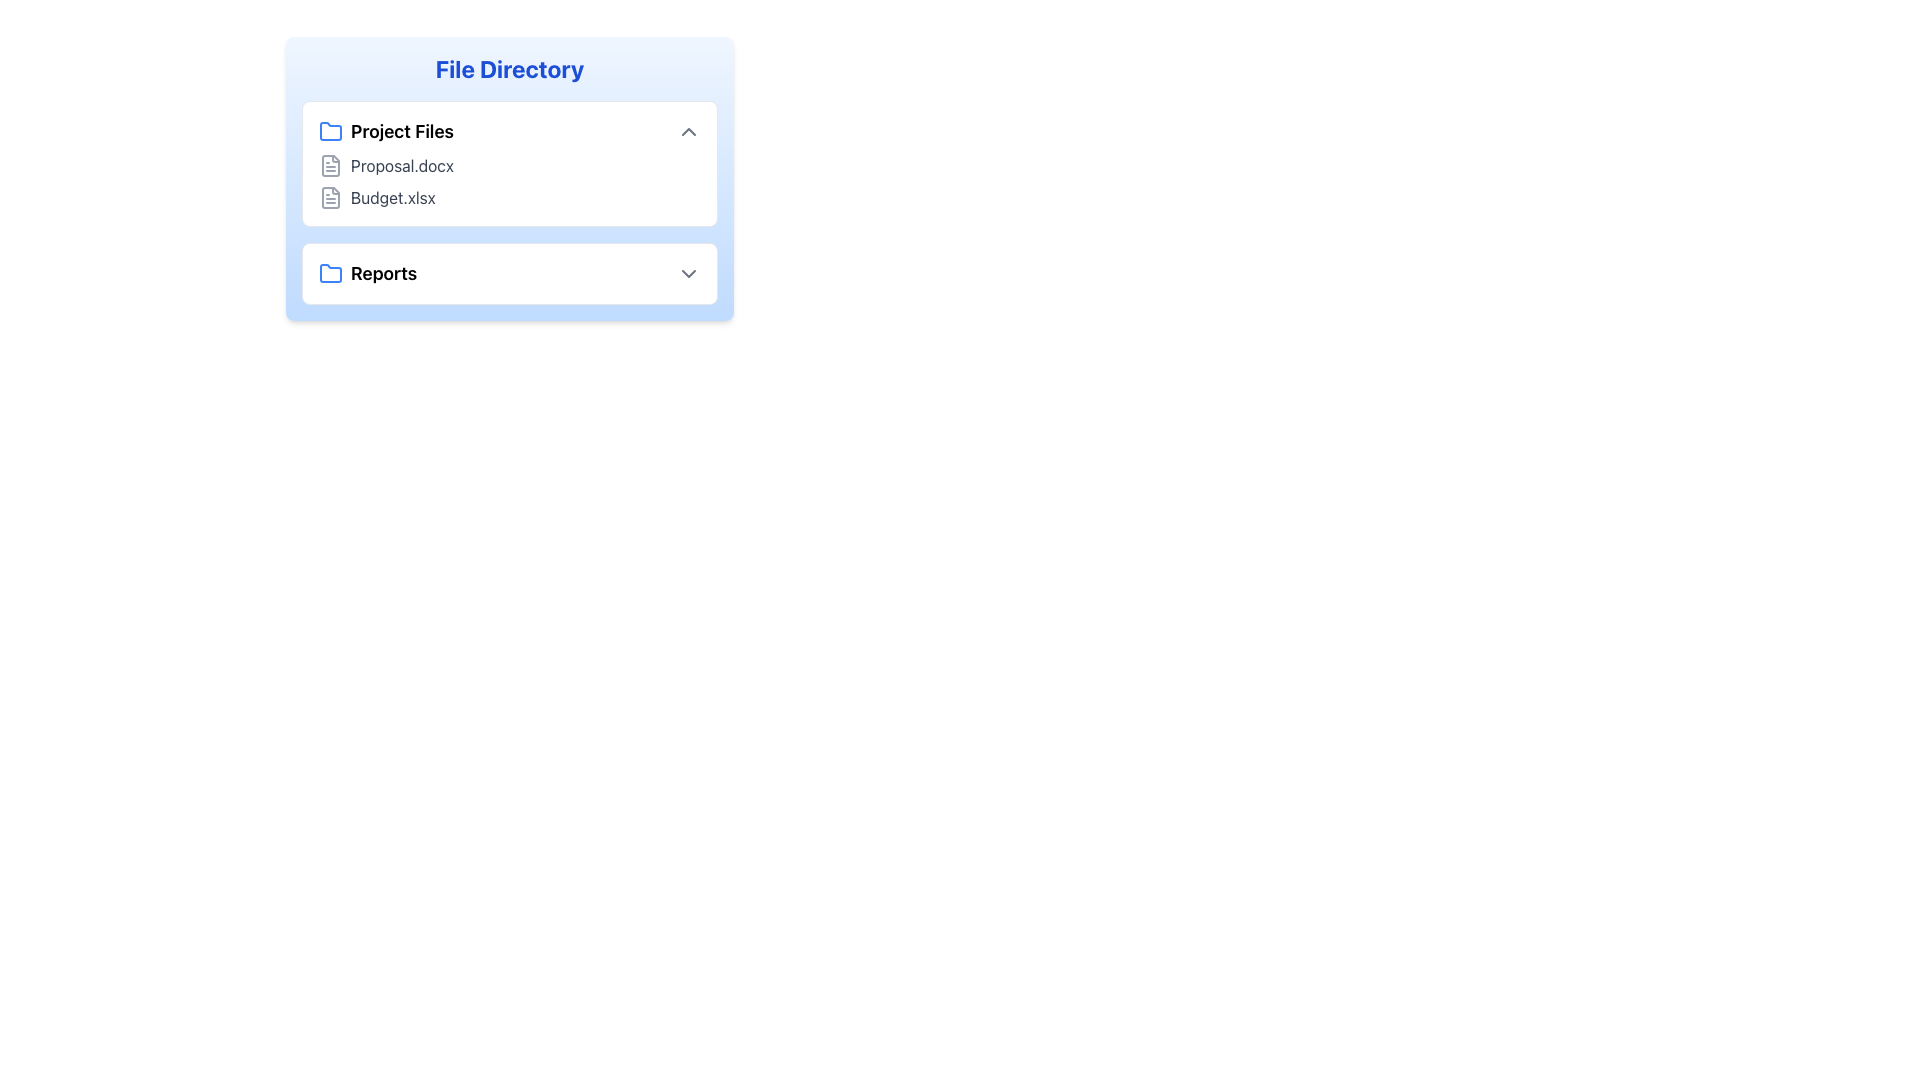 The width and height of the screenshot is (1920, 1080). Describe the element at coordinates (331, 197) in the screenshot. I see `the file document icon styled in grayish tones located next to 'Budget.xlsx' in the 'File Directory' section` at that location.